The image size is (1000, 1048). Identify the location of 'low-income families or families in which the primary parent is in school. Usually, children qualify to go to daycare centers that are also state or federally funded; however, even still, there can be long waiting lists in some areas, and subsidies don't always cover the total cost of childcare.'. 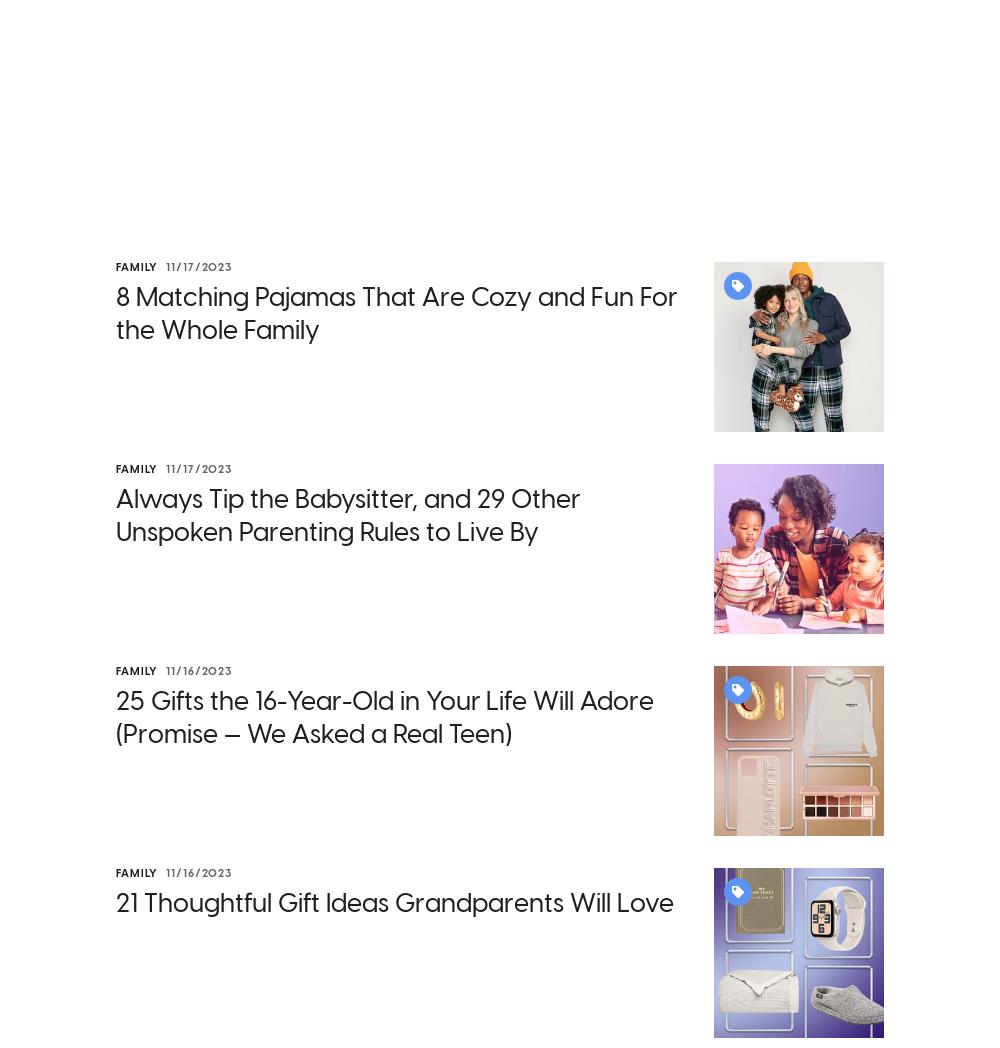
(490, 544).